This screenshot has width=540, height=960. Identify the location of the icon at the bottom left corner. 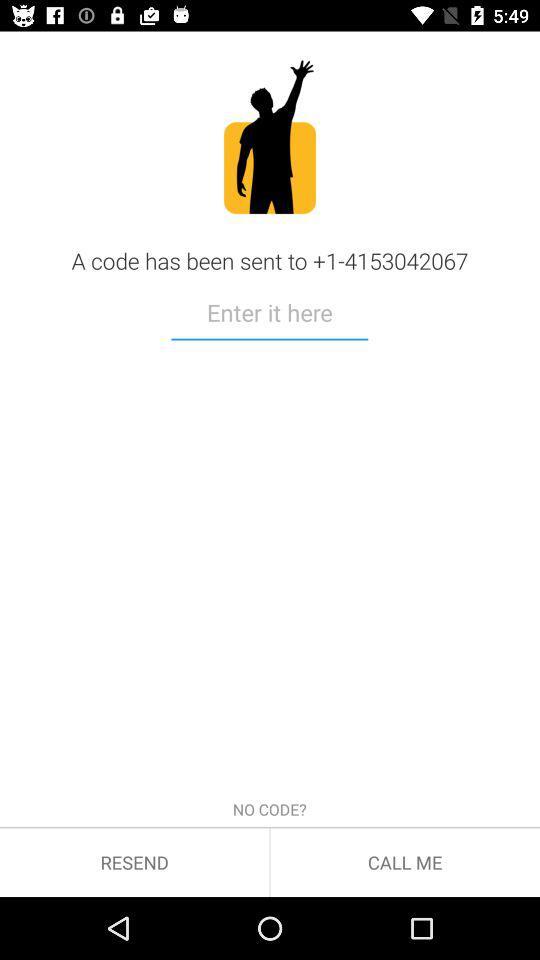
(134, 861).